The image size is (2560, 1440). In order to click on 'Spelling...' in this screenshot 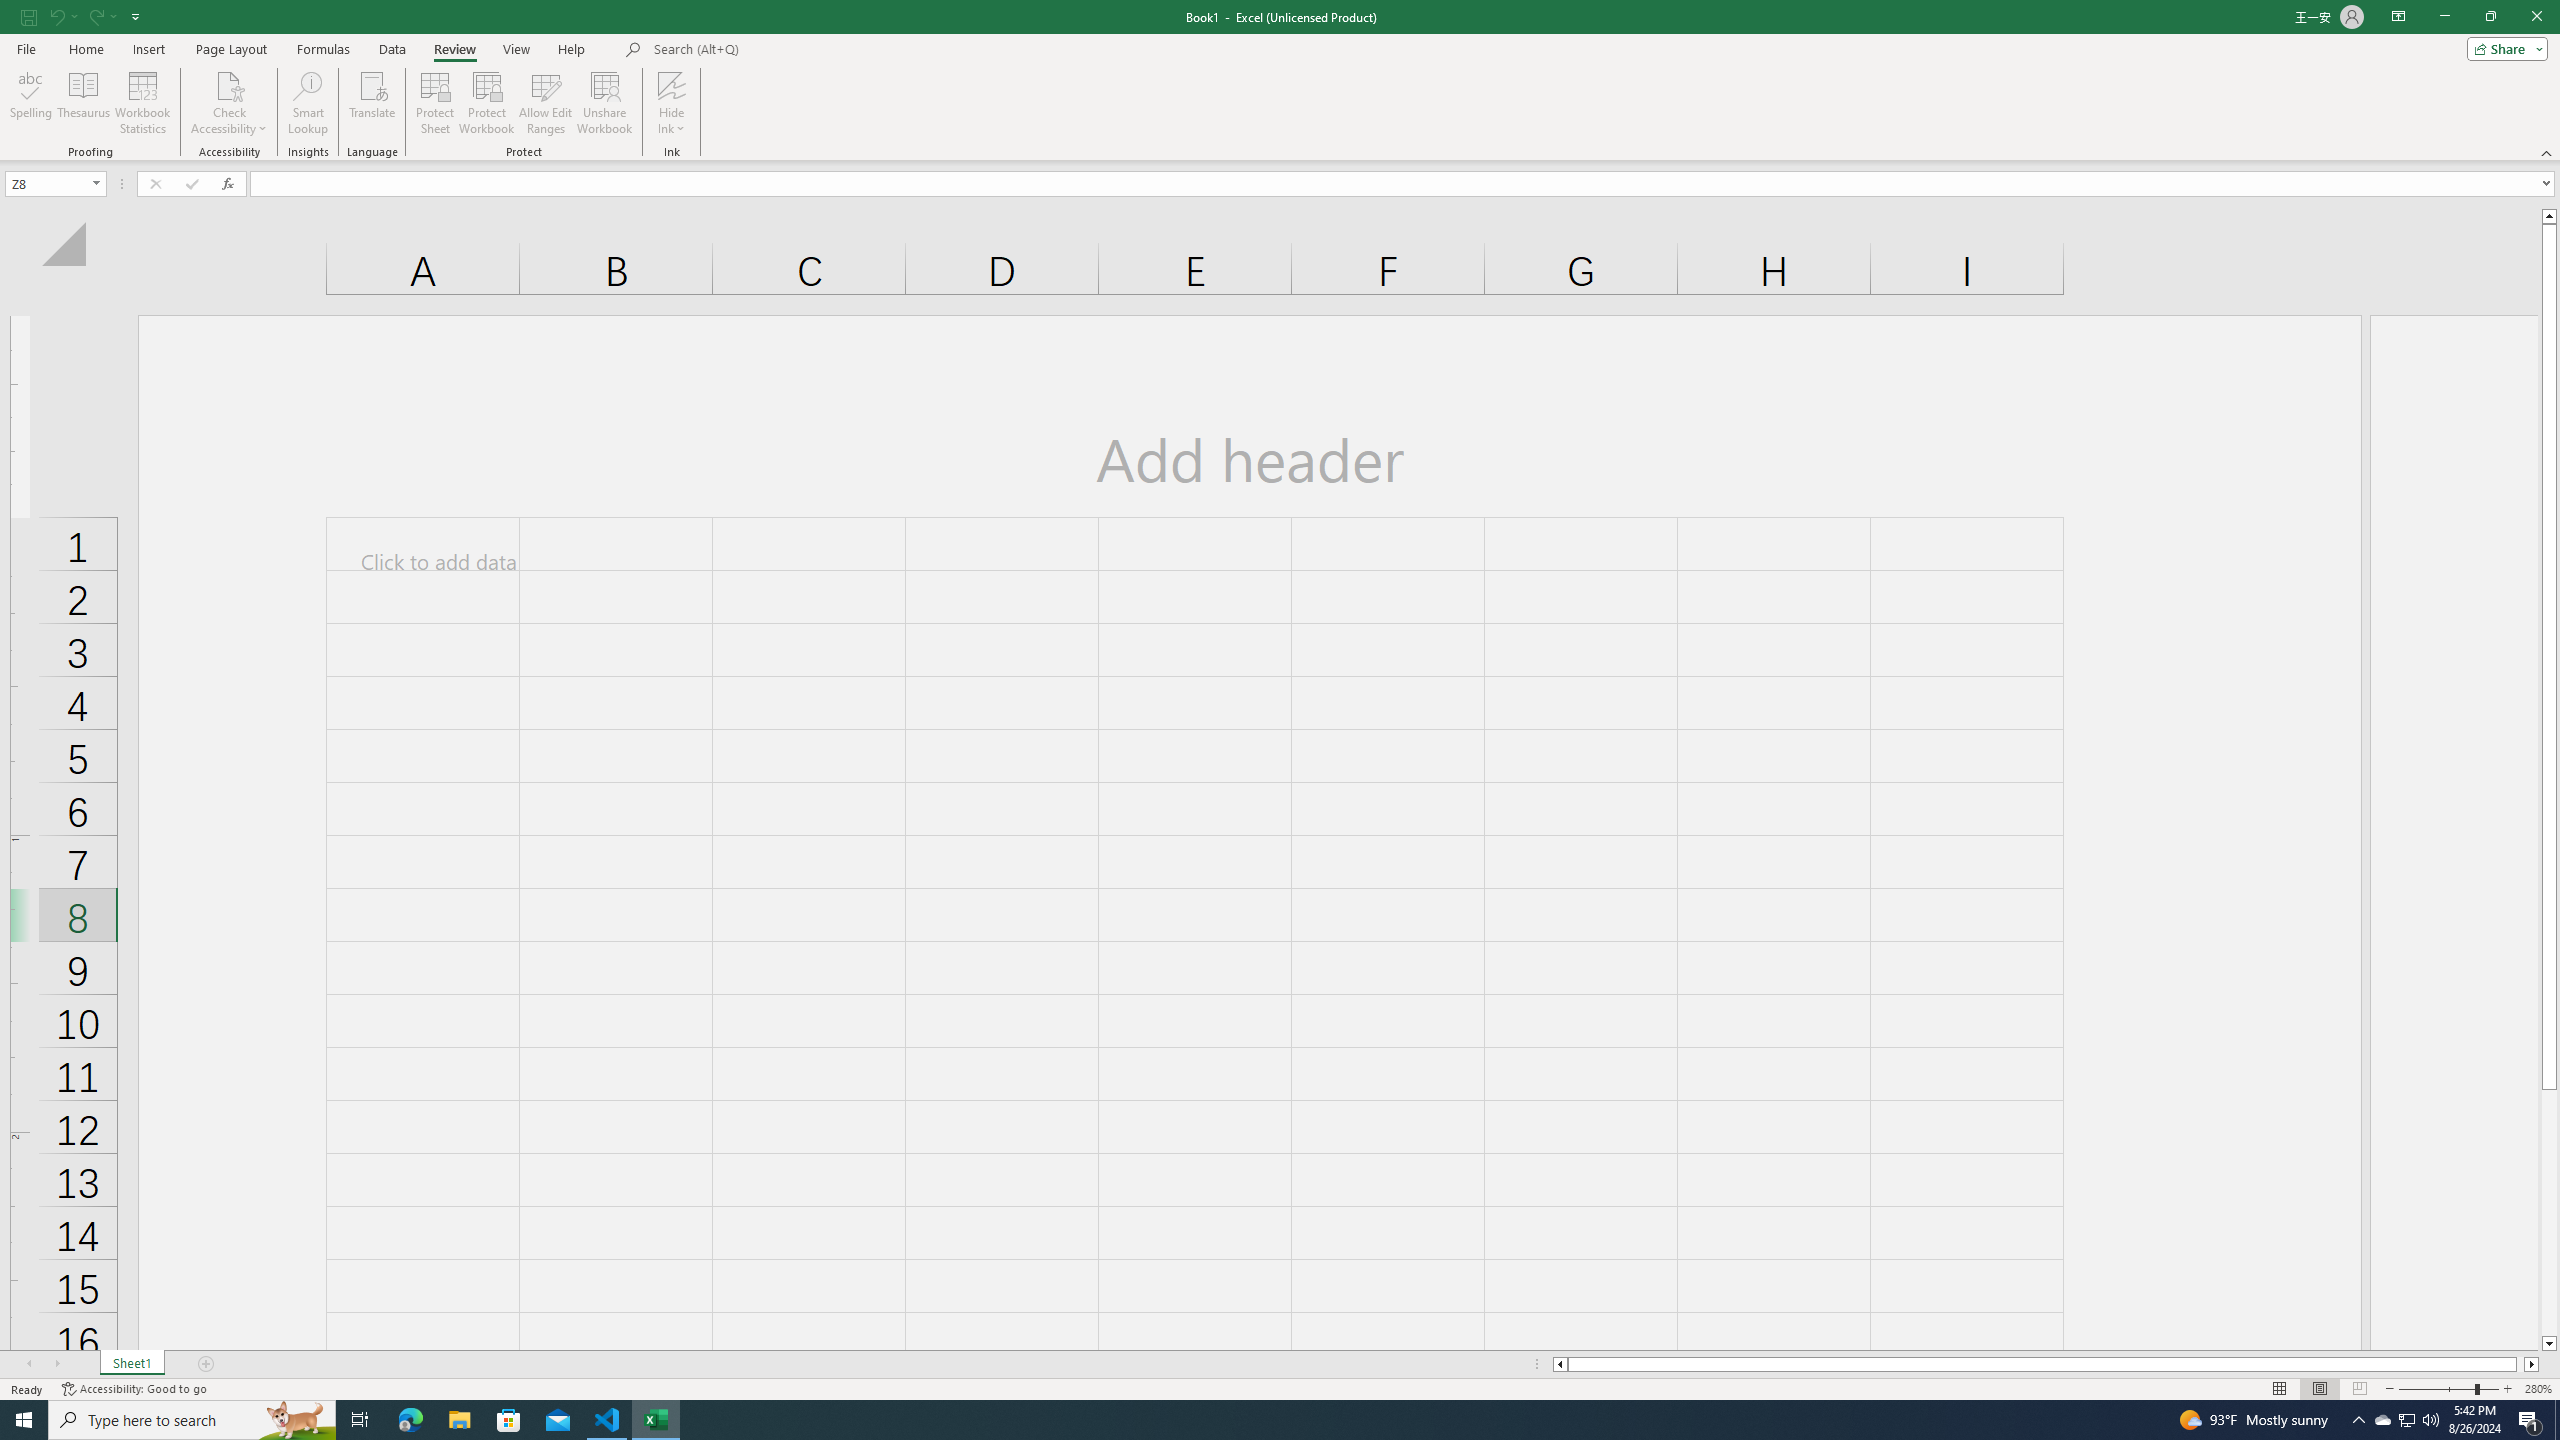, I will do `click(29, 103)`.